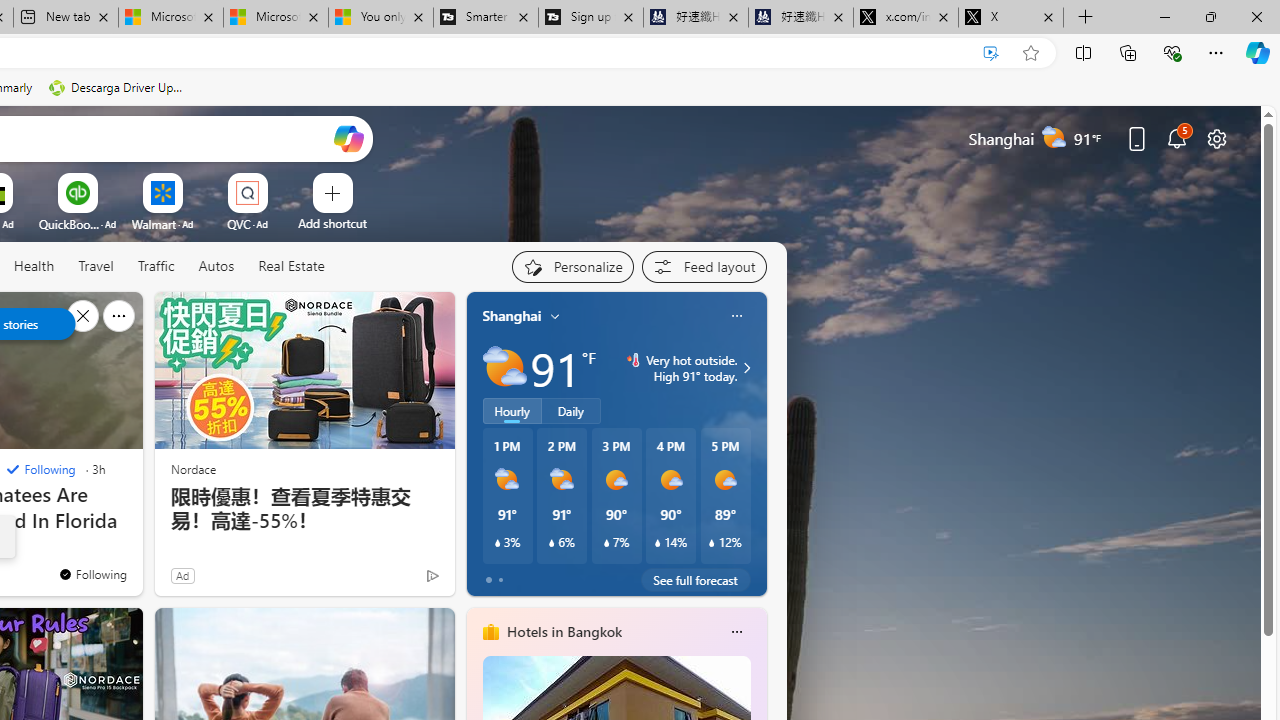  I want to click on 'Travel', so click(95, 265).